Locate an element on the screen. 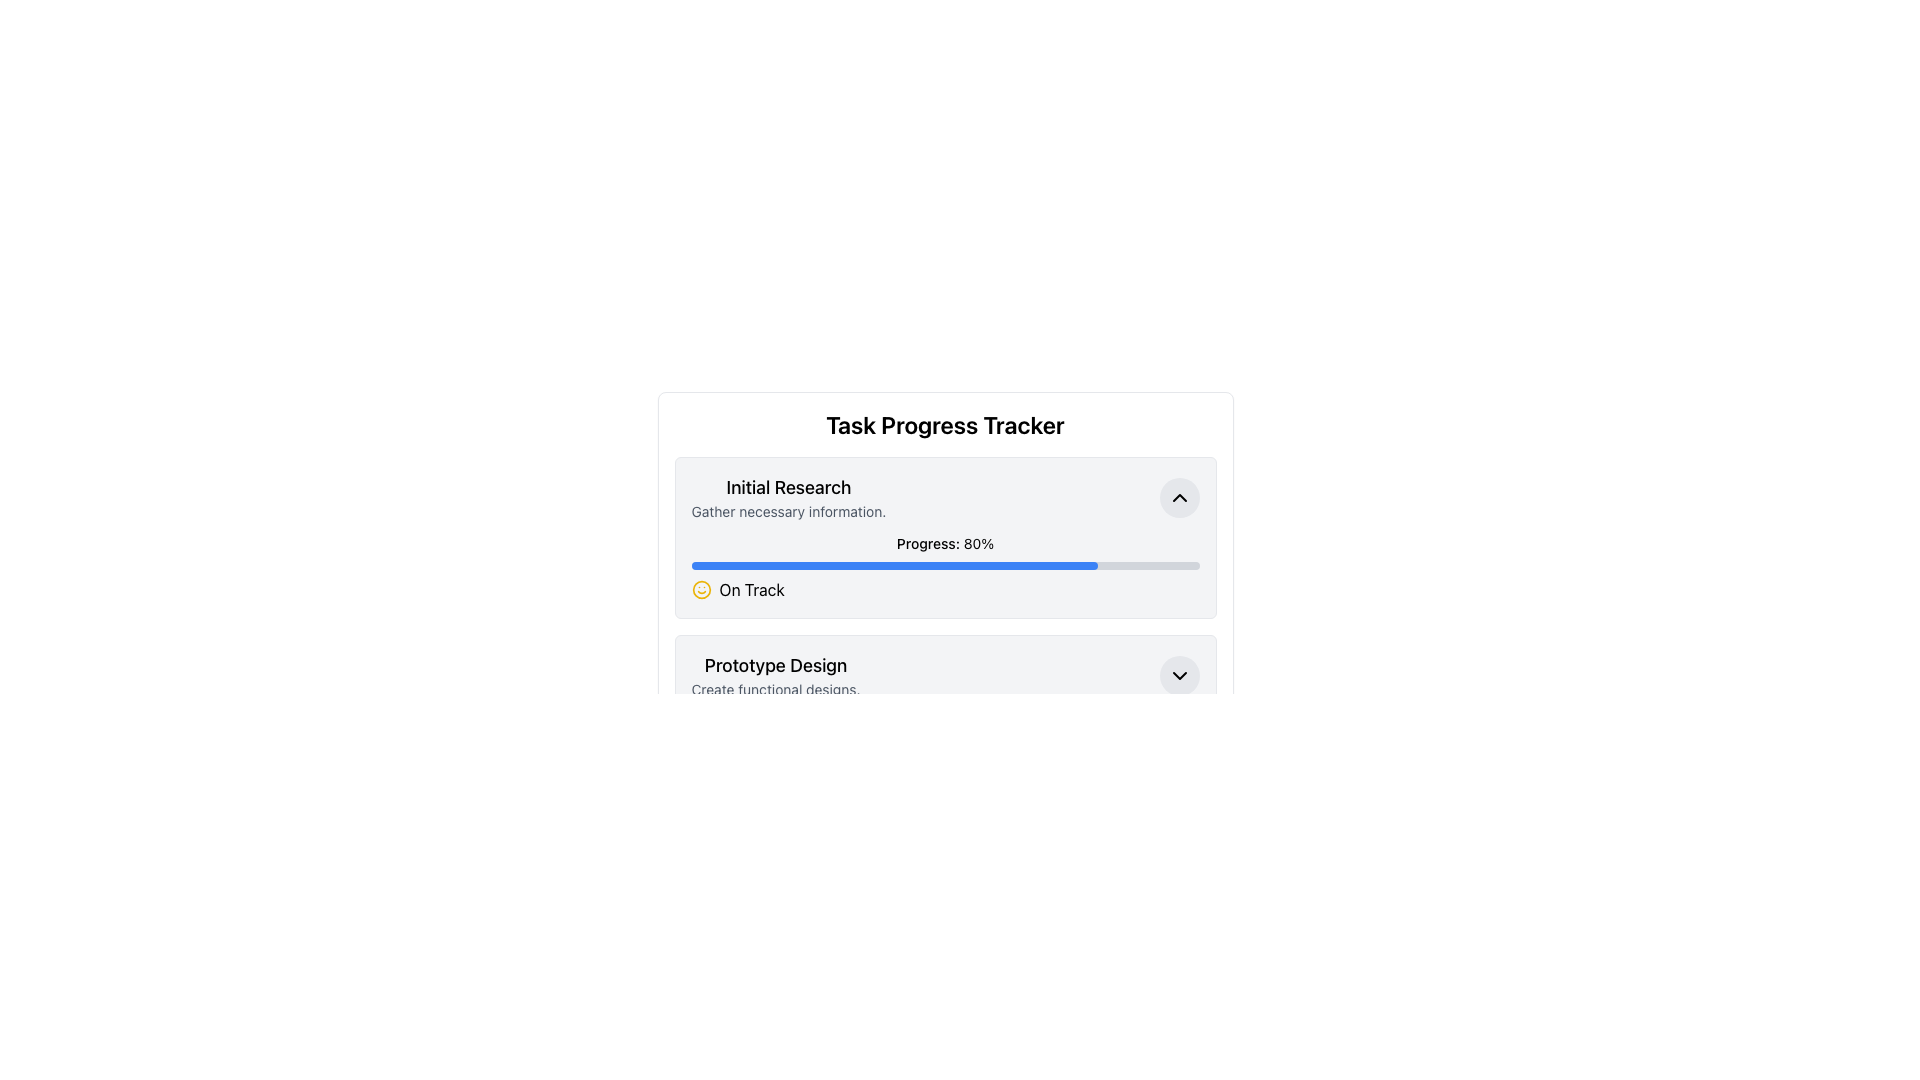 The height and width of the screenshot is (1080, 1920). the Task entry with a toggle button labeled 'Prototype Design' to focus it is located at coordinates (944, 675).